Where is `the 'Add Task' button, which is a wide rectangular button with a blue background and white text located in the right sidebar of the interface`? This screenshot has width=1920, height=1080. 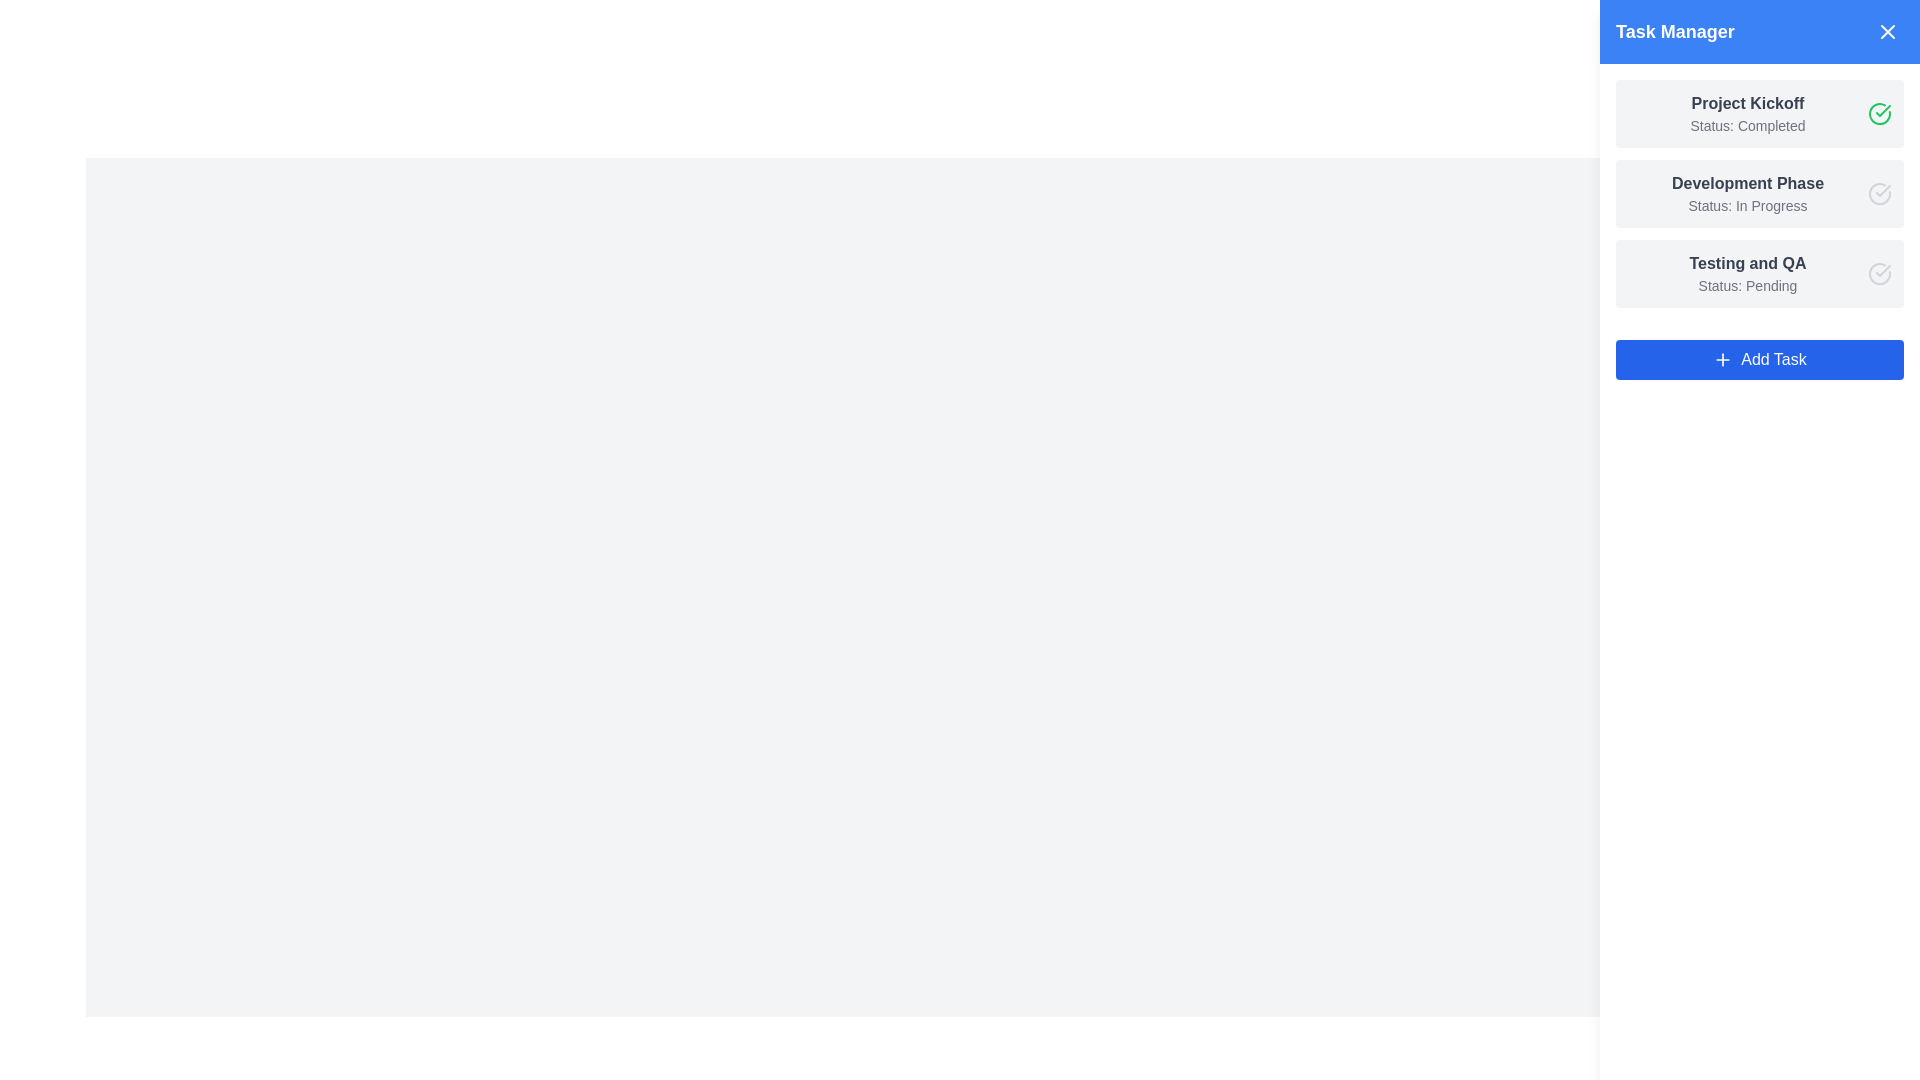
the 'Add Task' button, which is a wide rectangular button with a blue background and white text located in the right sidebar of the interface is located at coordinates (1760, 358).